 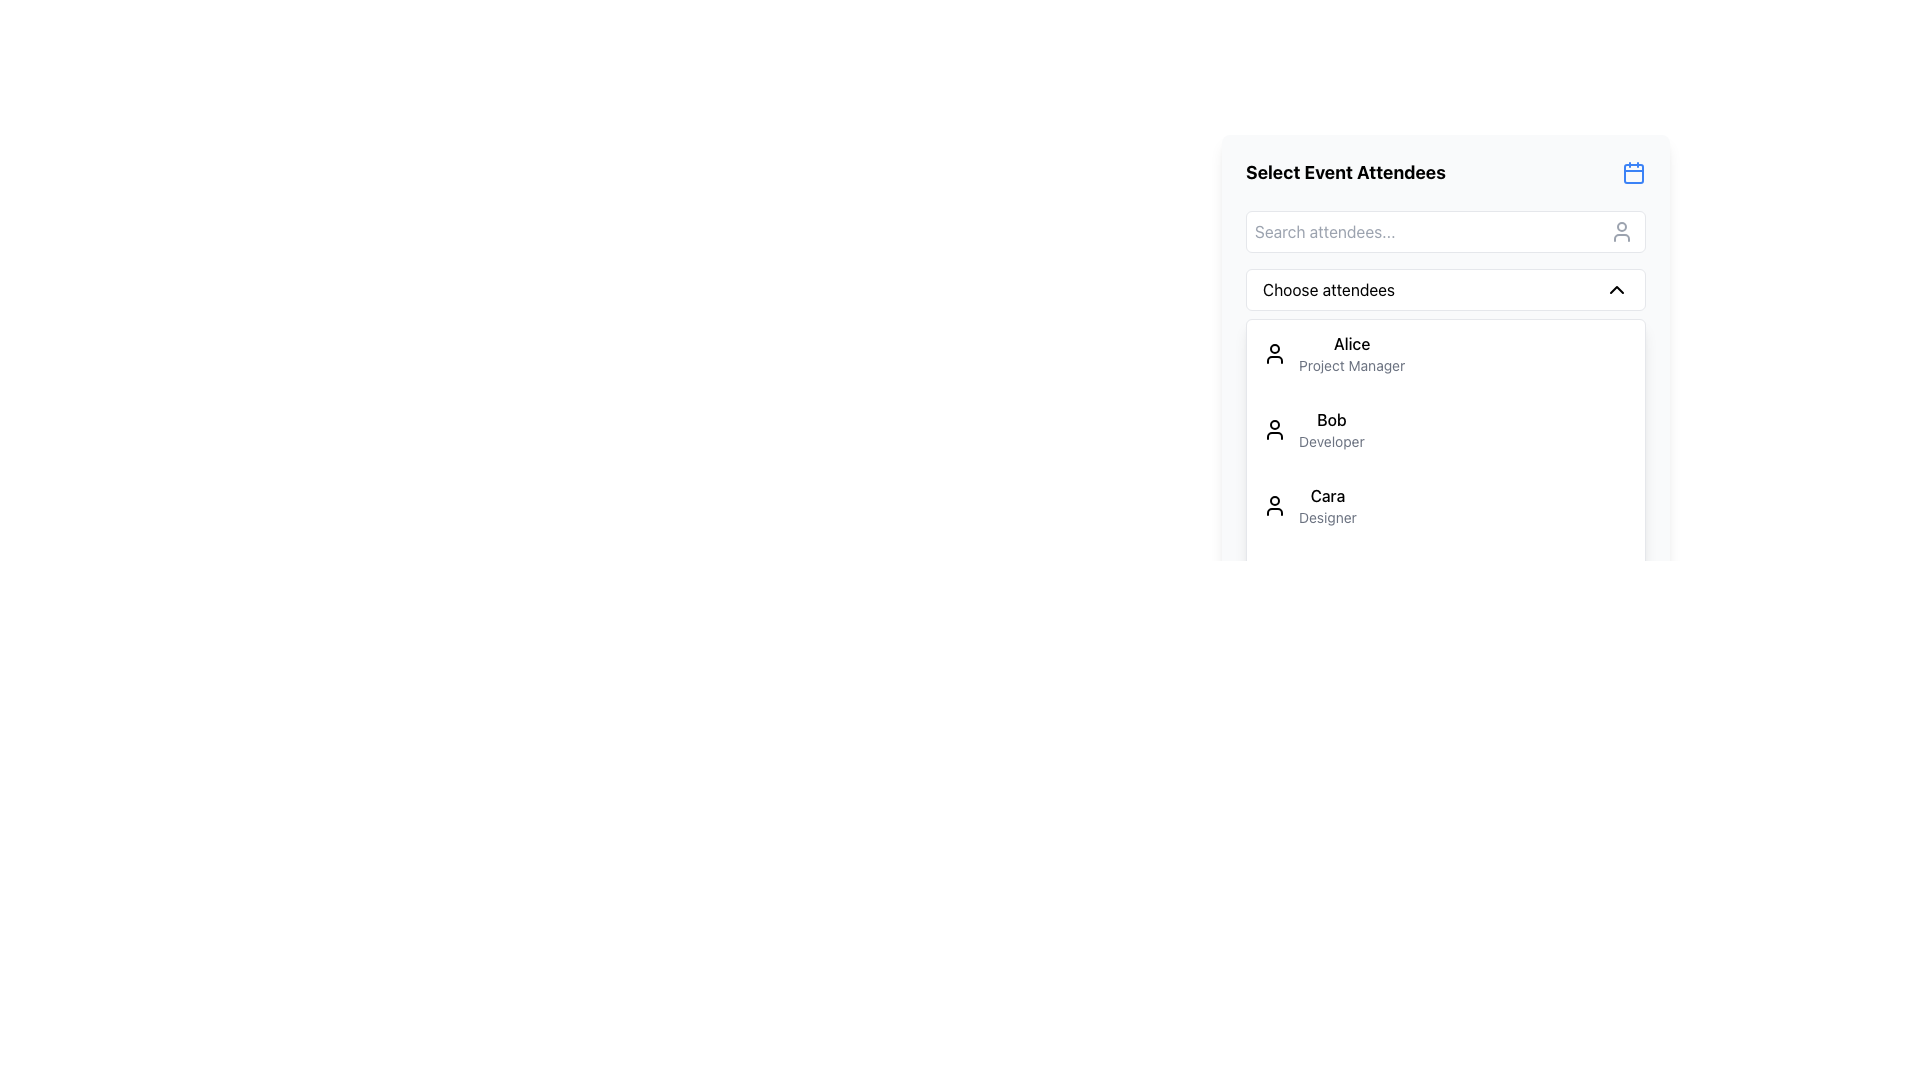 What do you see at coordinates (1327, 516) in the screenshot?
I see `the text label displaying 'Designer', which is styled in a small gray font and positioned directly below 'Cara' in the attendees' list` at bounding box center [1327, 516].